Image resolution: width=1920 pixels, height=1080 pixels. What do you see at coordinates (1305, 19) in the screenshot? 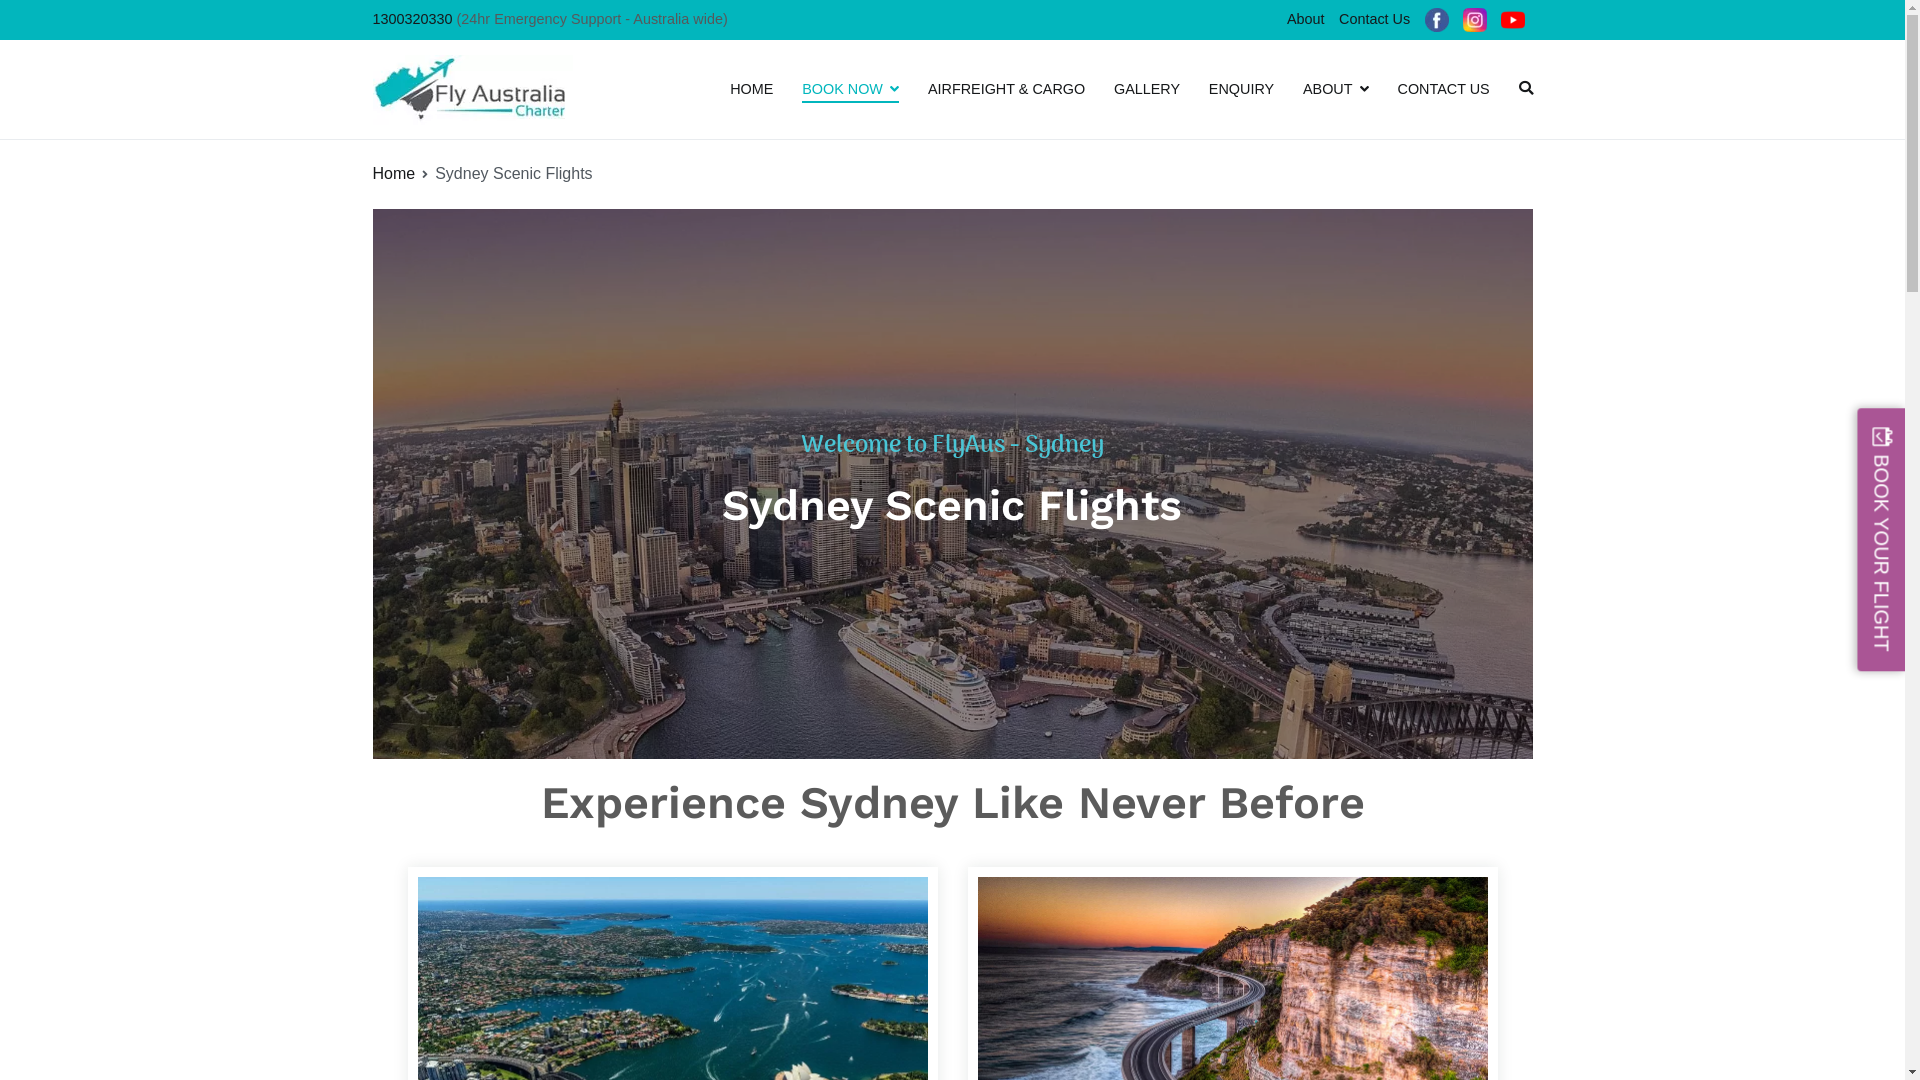
I see `'About'` at bounding box center [1305, 19].